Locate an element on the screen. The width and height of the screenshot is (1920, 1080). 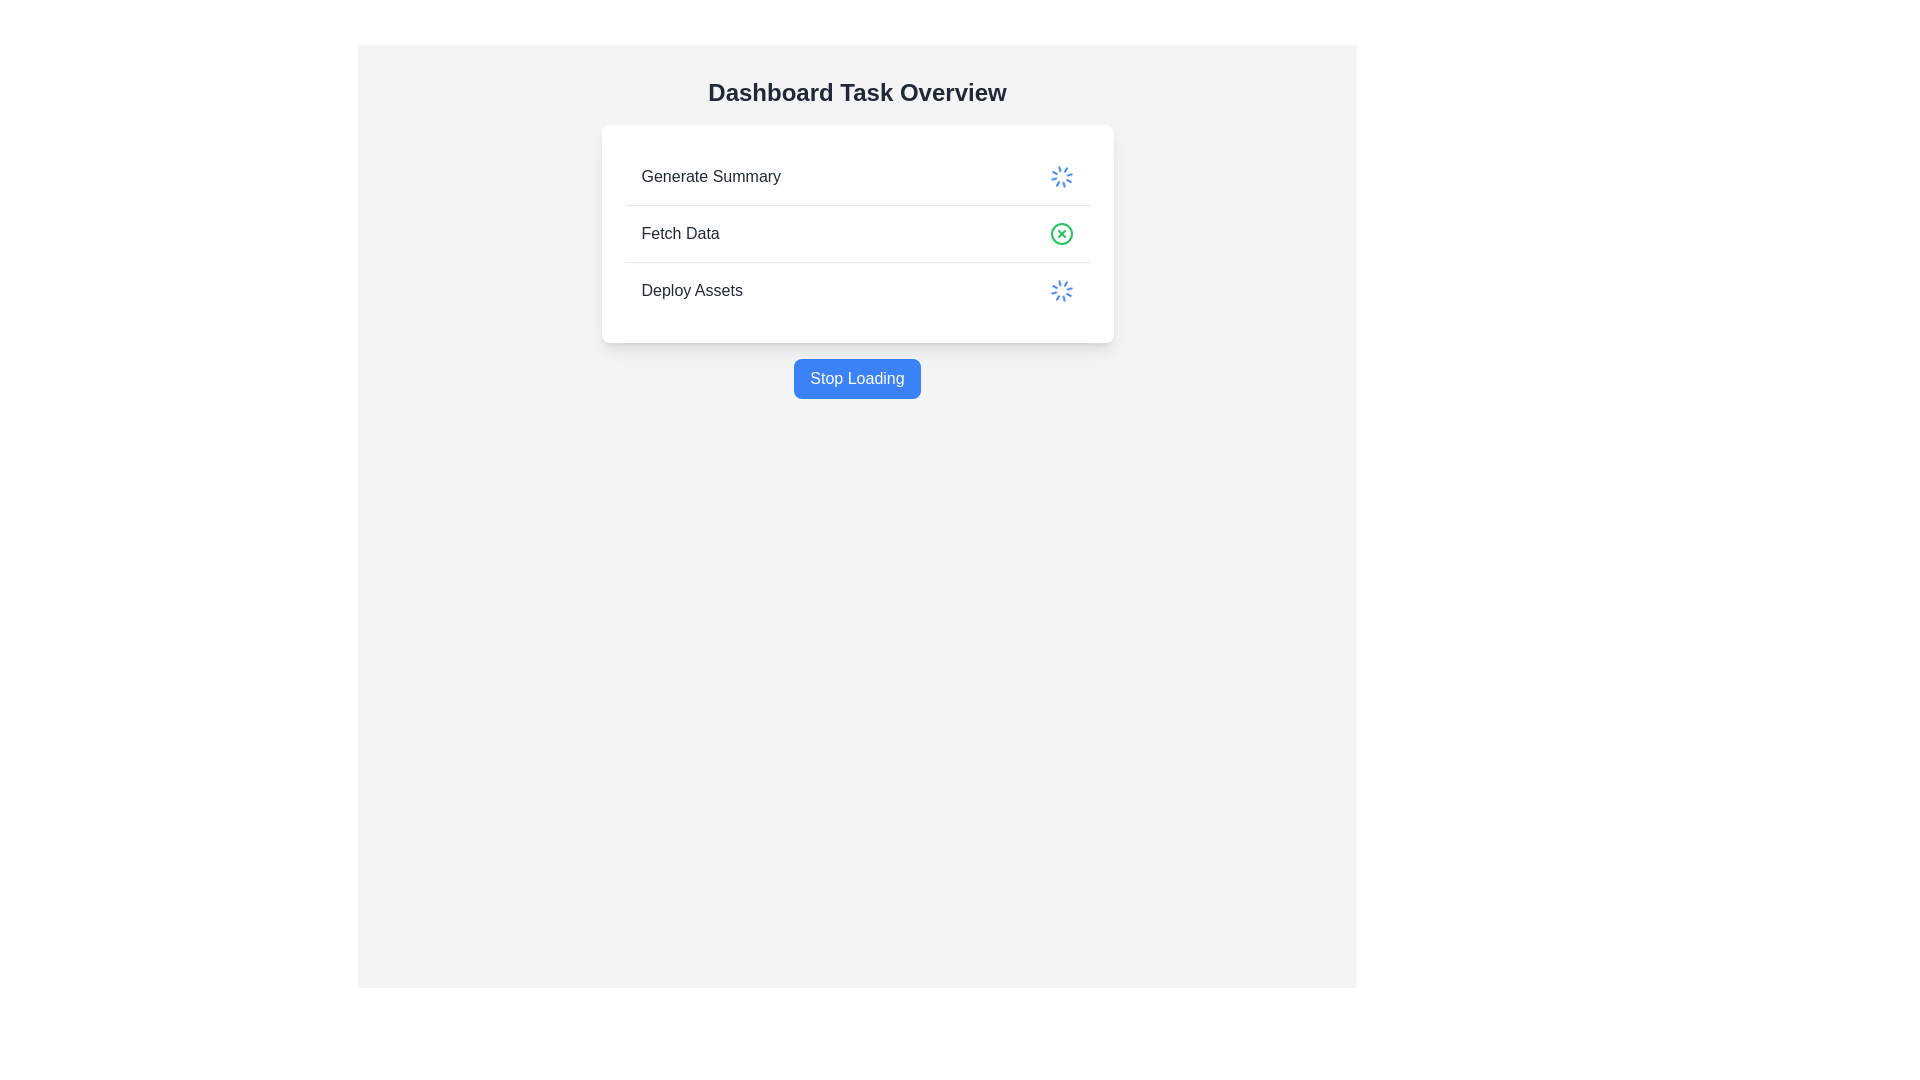
the animation of the circular blue spinner located to the far-right of the 'Deploy Assets' section in the 'Dashboard Task Overview' is located at coordinates (1060, 290).